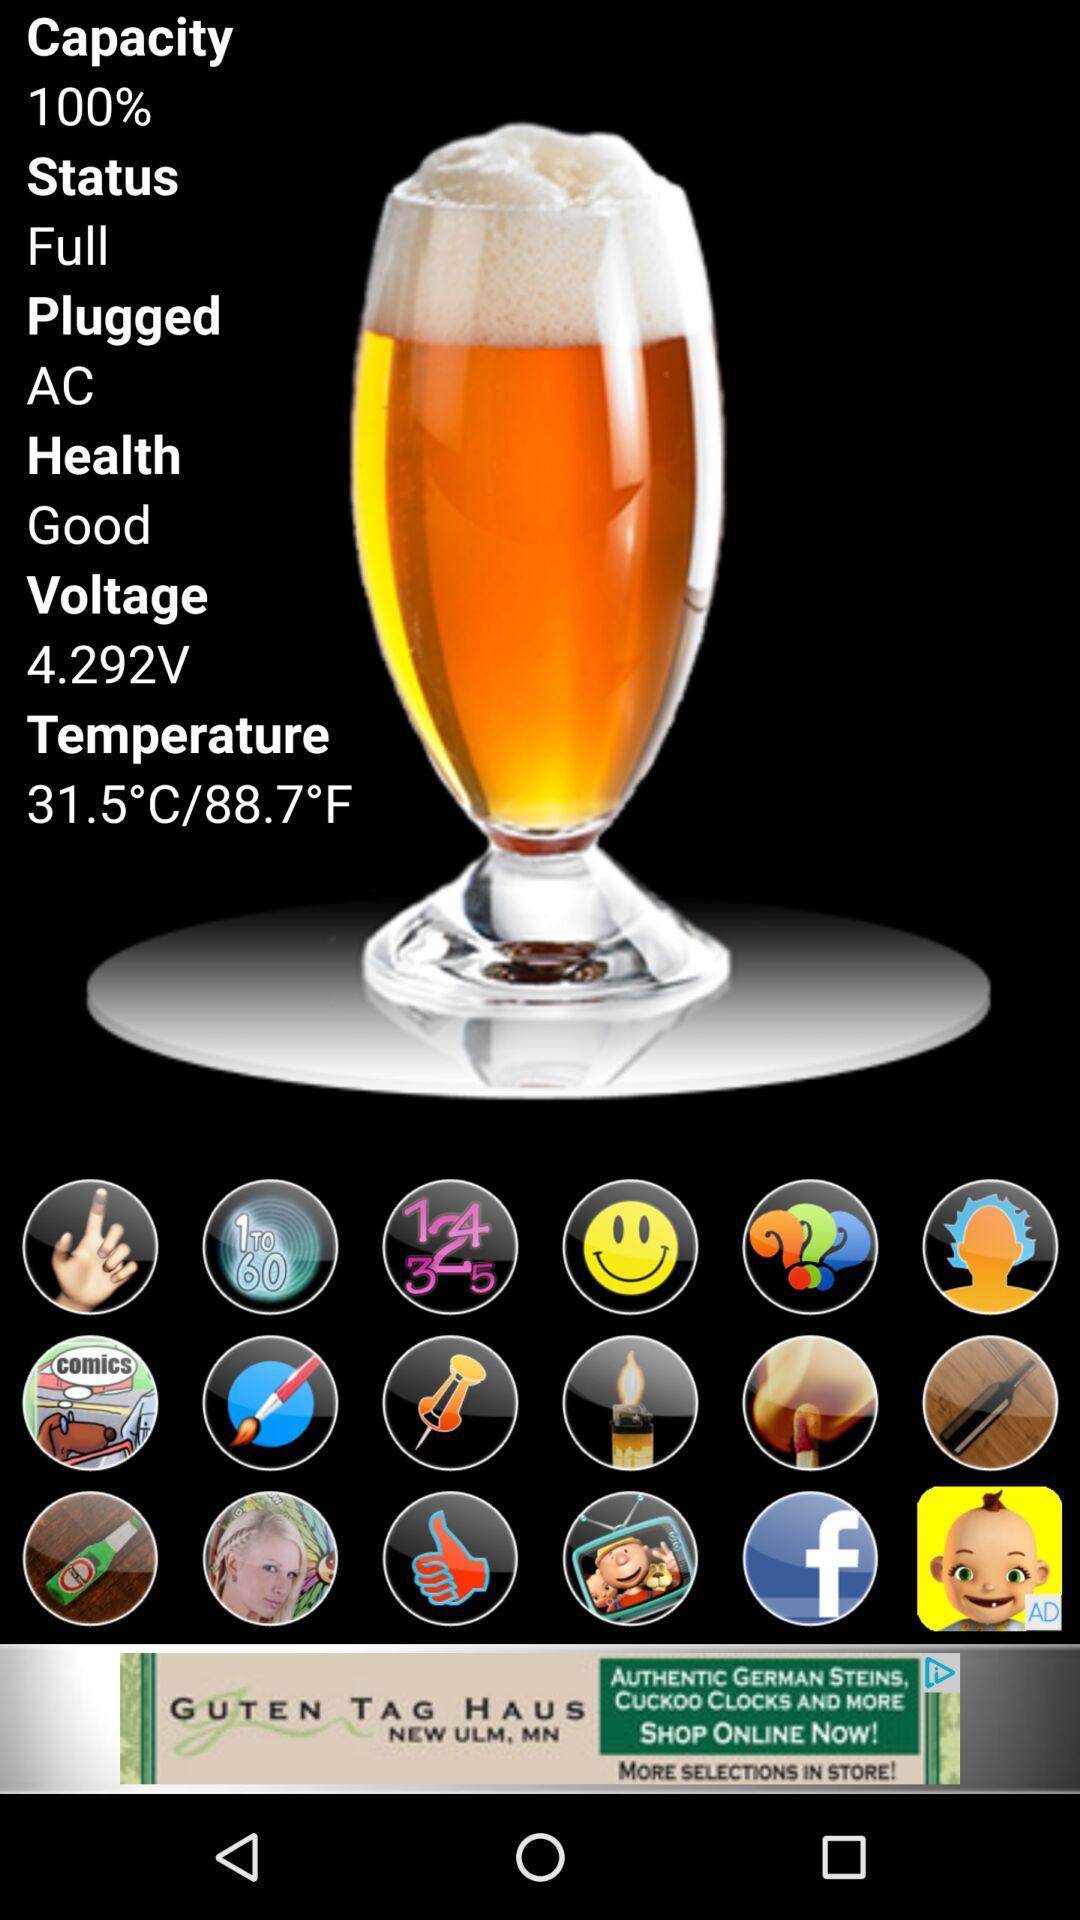 Image resolution: width=1080 pixels, height=1920 pixels. Describe the element at coordinates (990, 1668) in the screenshot. I see `the avatar icon` at that location.